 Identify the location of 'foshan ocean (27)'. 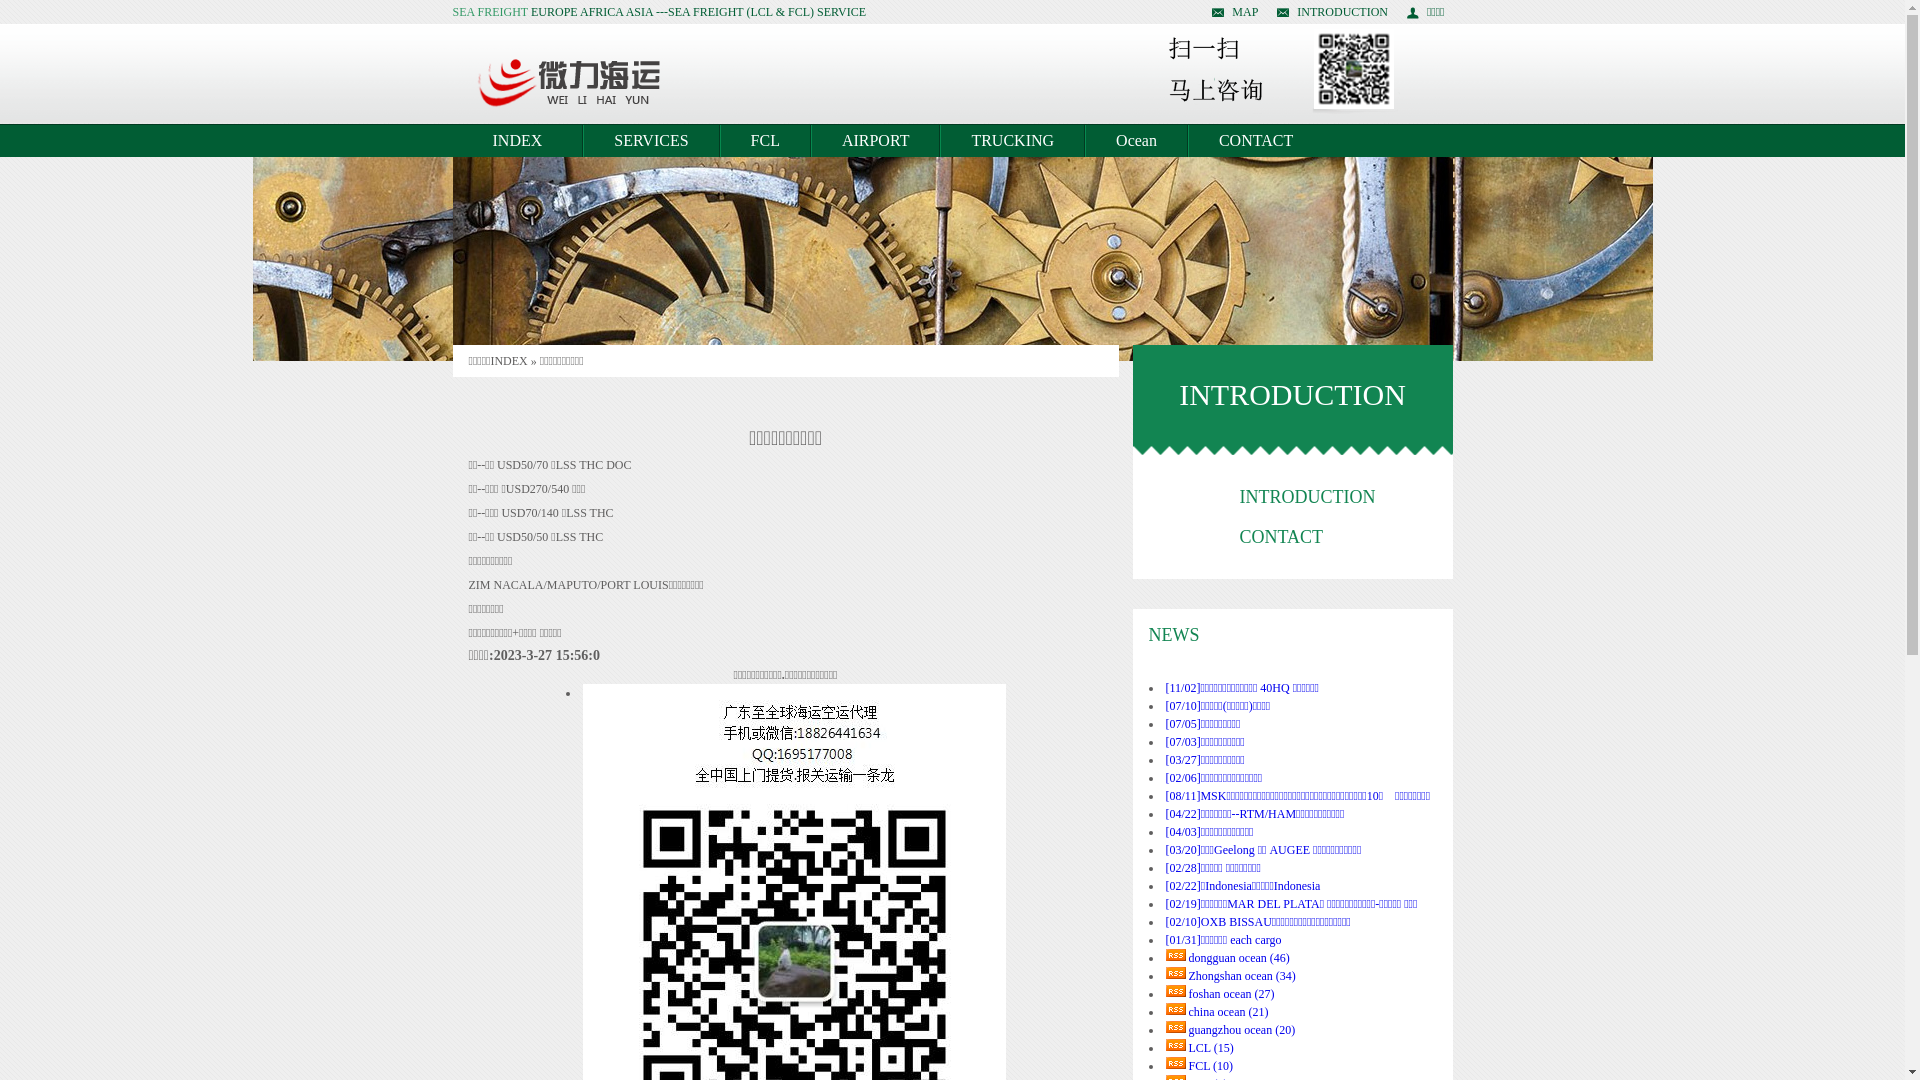
(1188, 994).